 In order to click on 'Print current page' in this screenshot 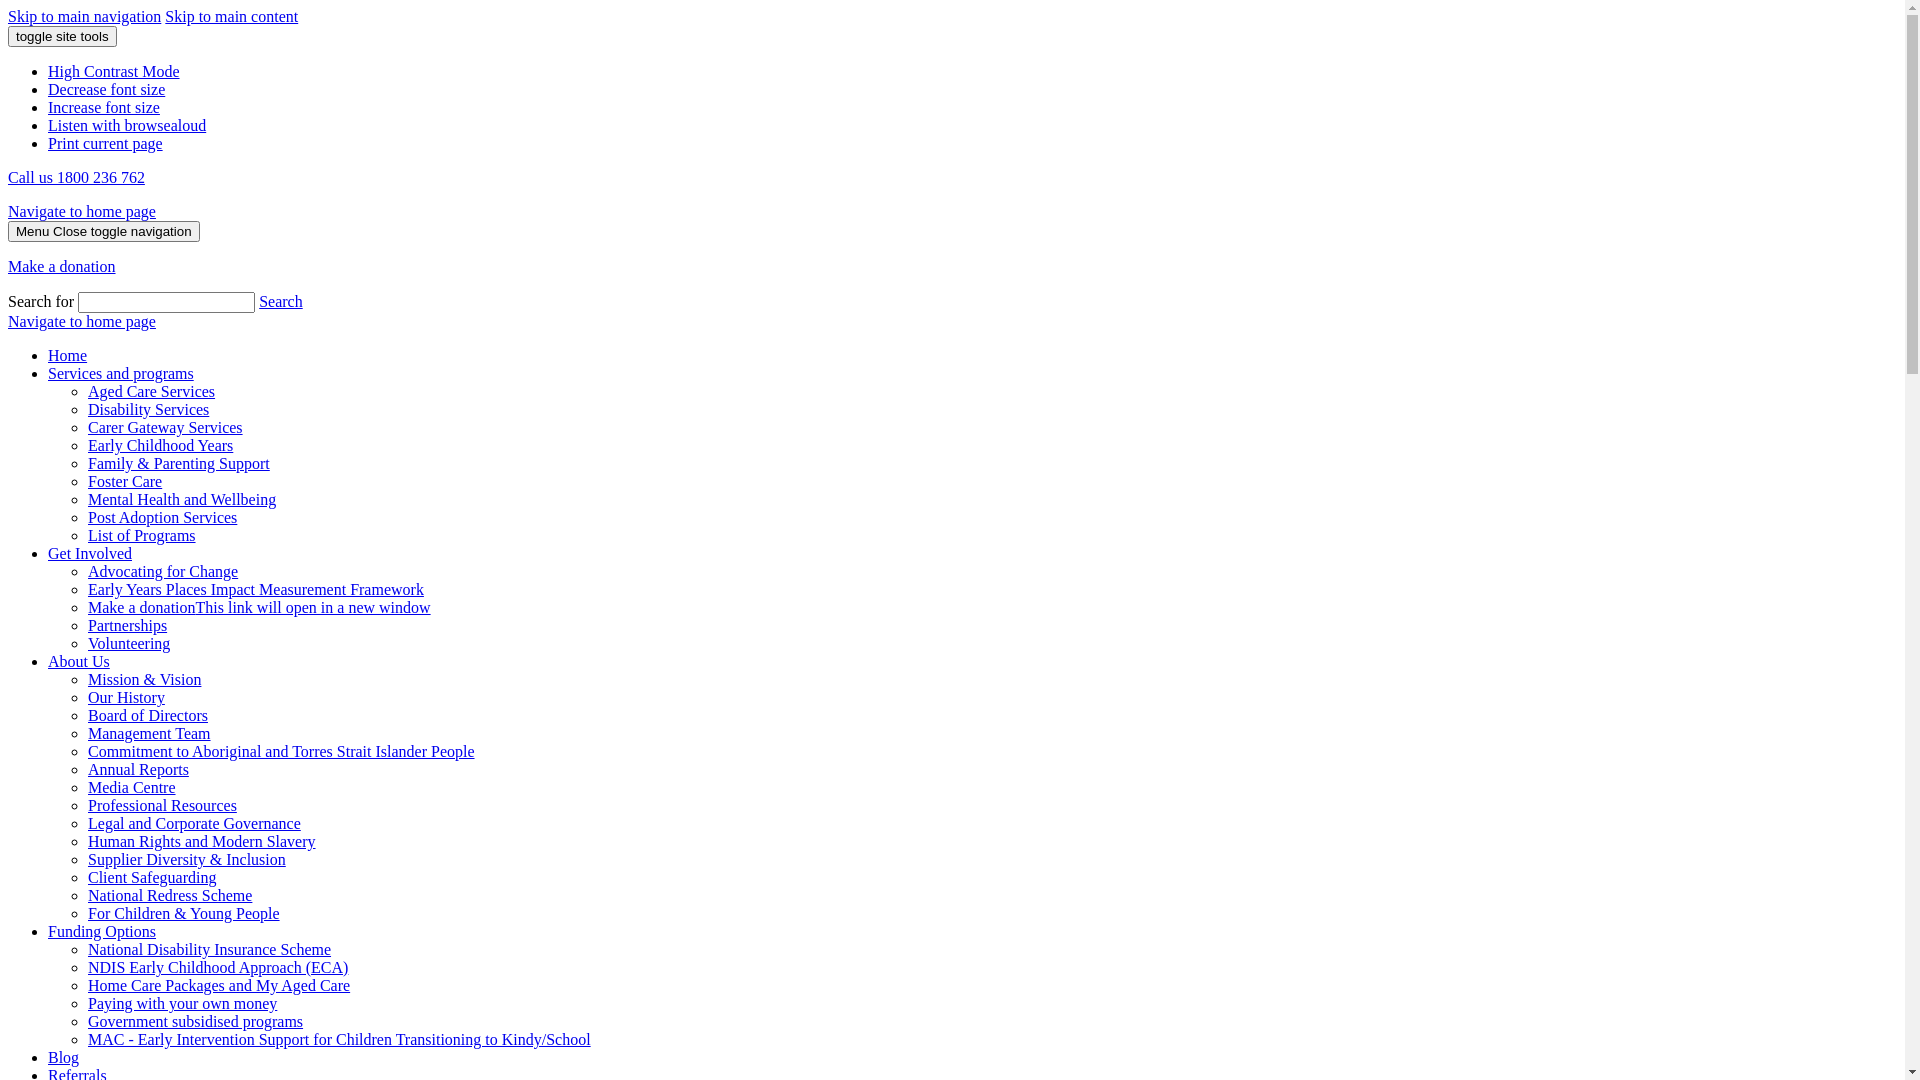, I will do `click(104, 142)`.